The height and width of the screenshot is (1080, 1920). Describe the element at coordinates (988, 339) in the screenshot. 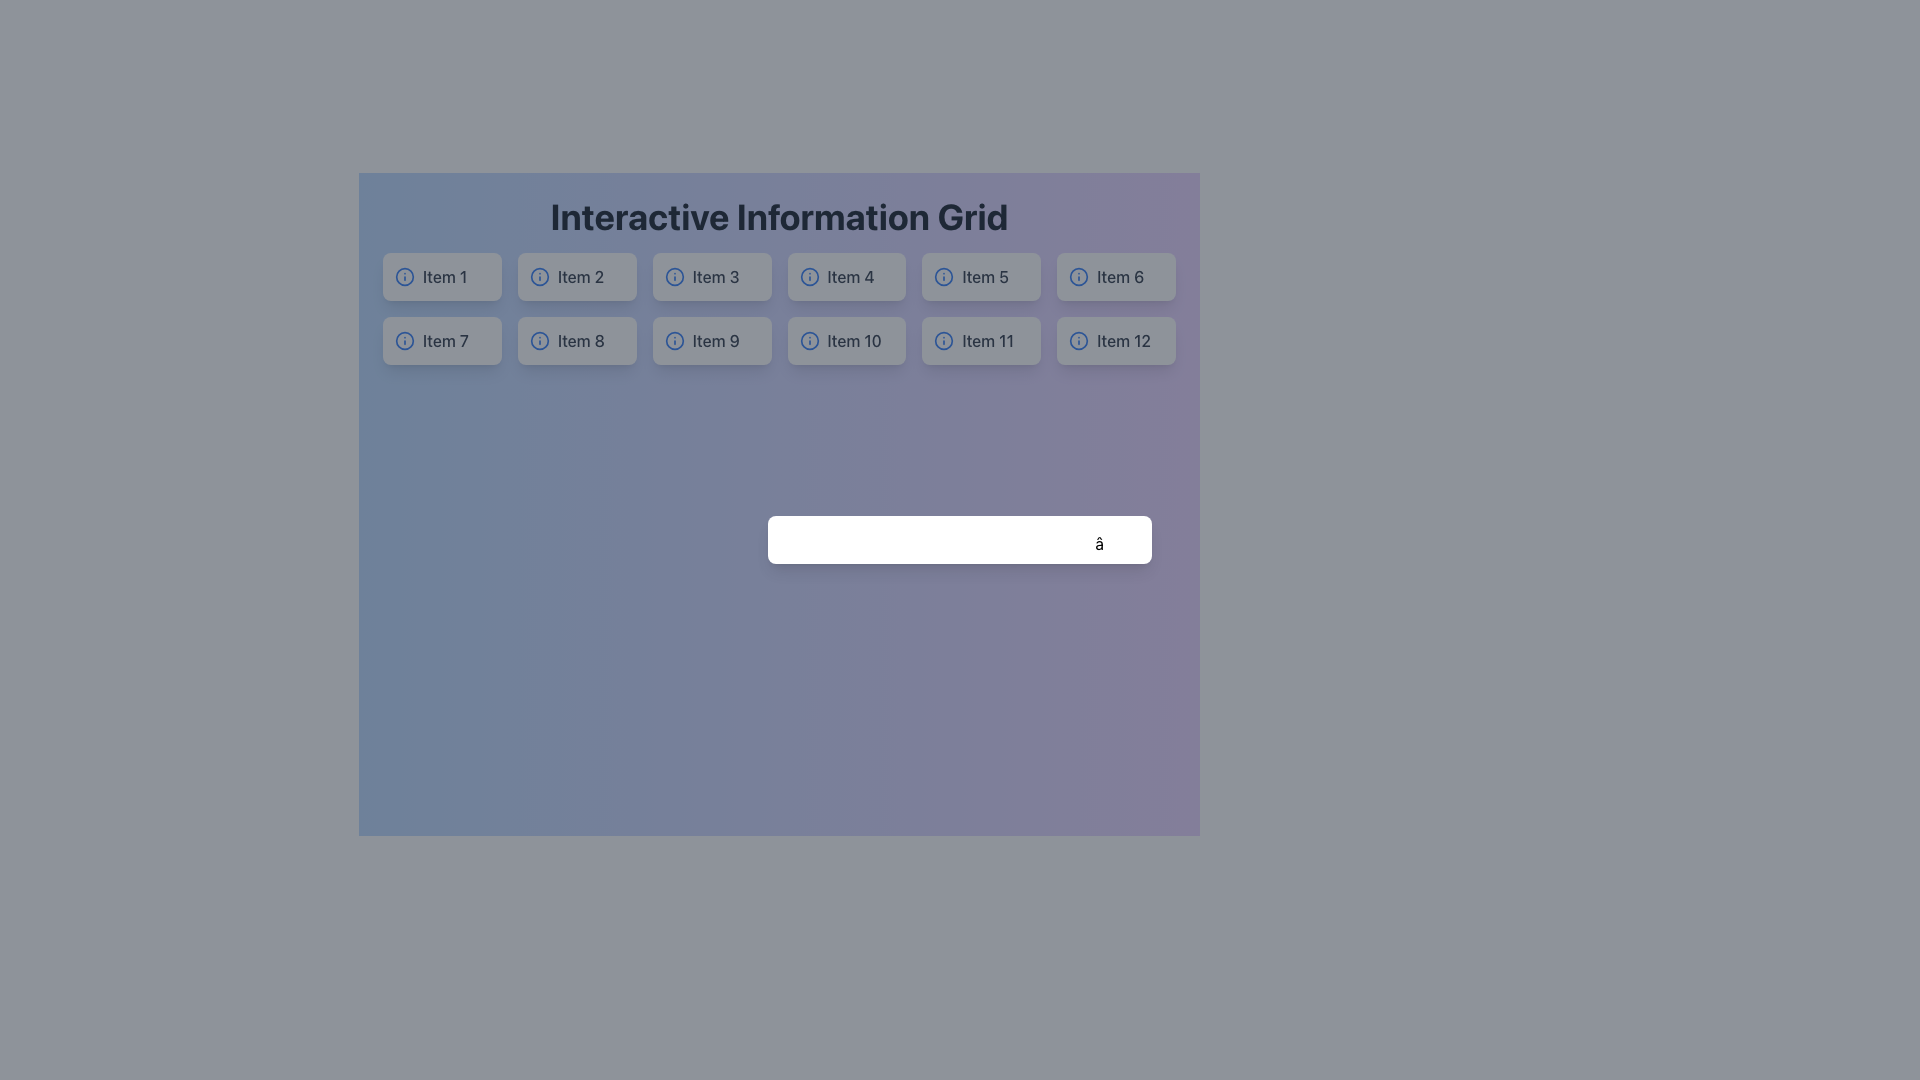

I see `text label that designates the item as 'Item 11', located in the second row and fifth column of the grid layout` at that location.